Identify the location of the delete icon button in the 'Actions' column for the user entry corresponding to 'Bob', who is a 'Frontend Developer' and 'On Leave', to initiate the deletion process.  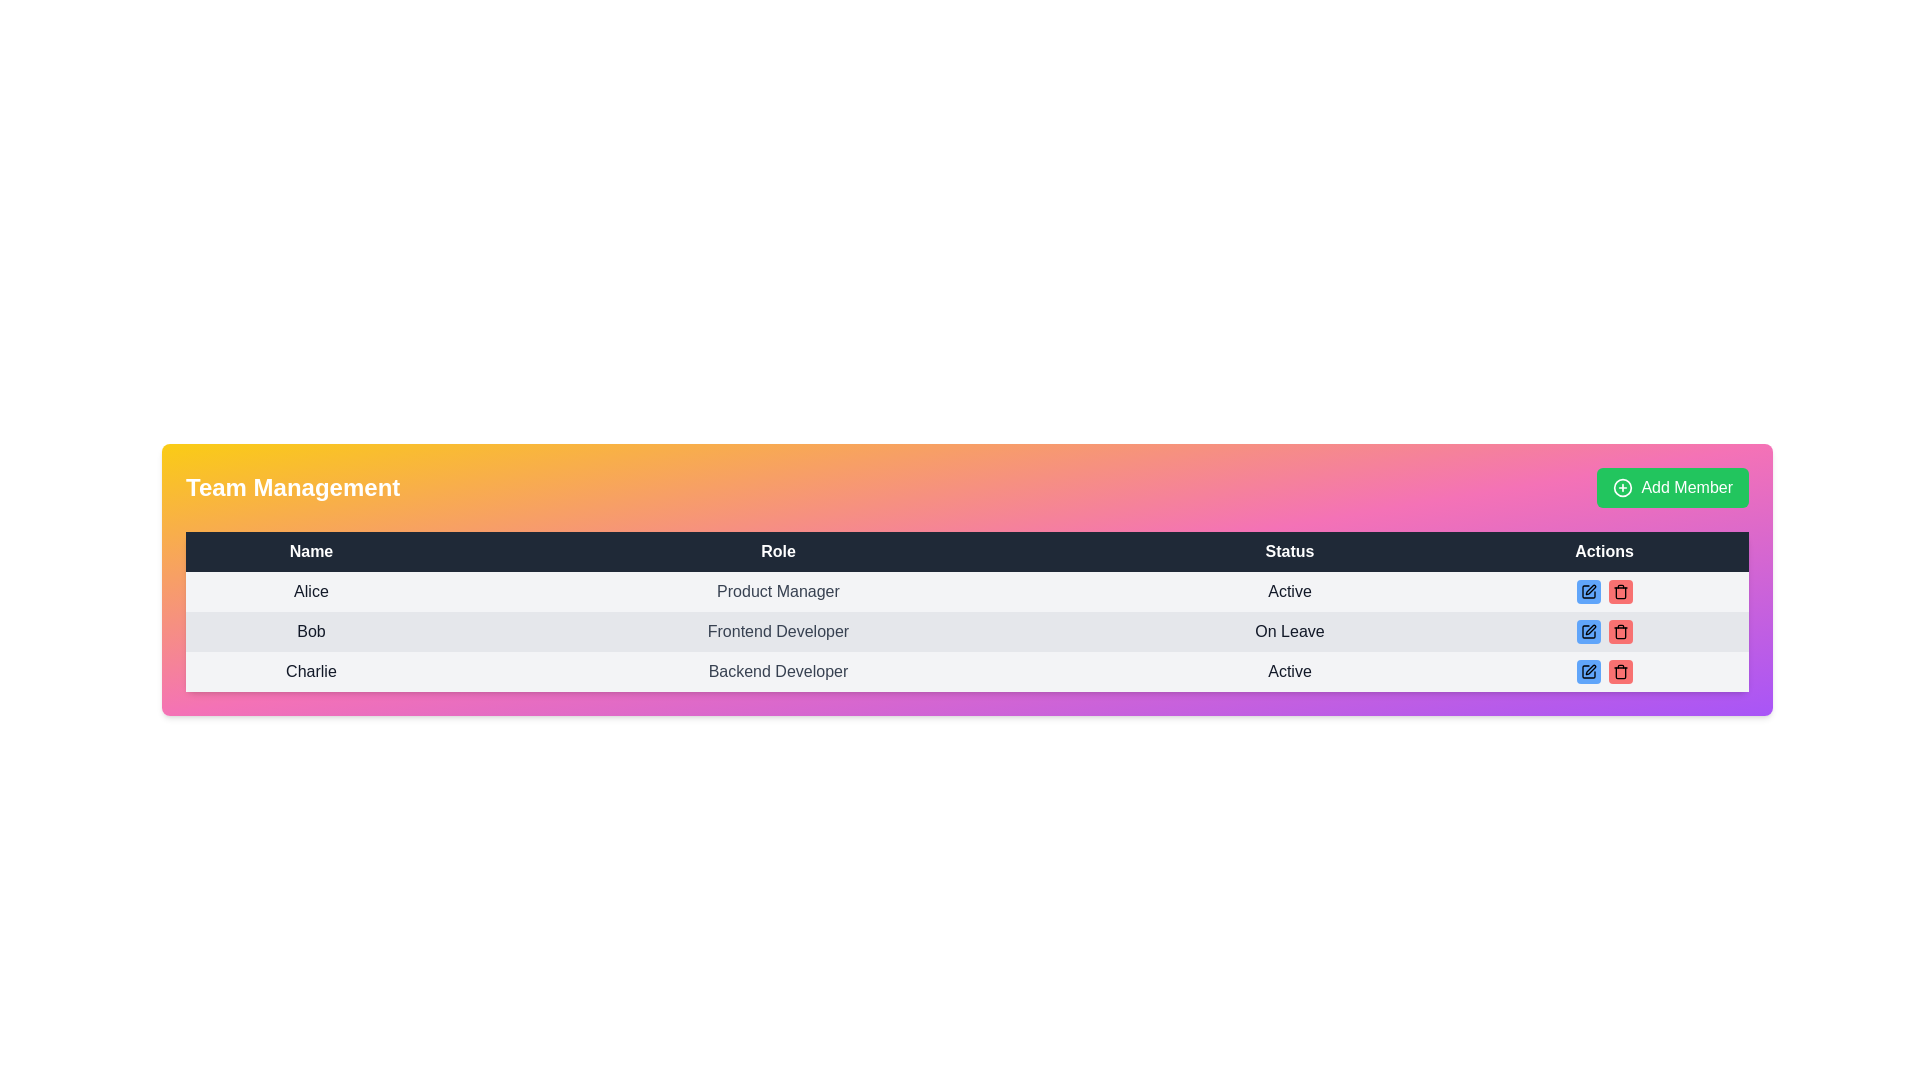
(1620, 590).